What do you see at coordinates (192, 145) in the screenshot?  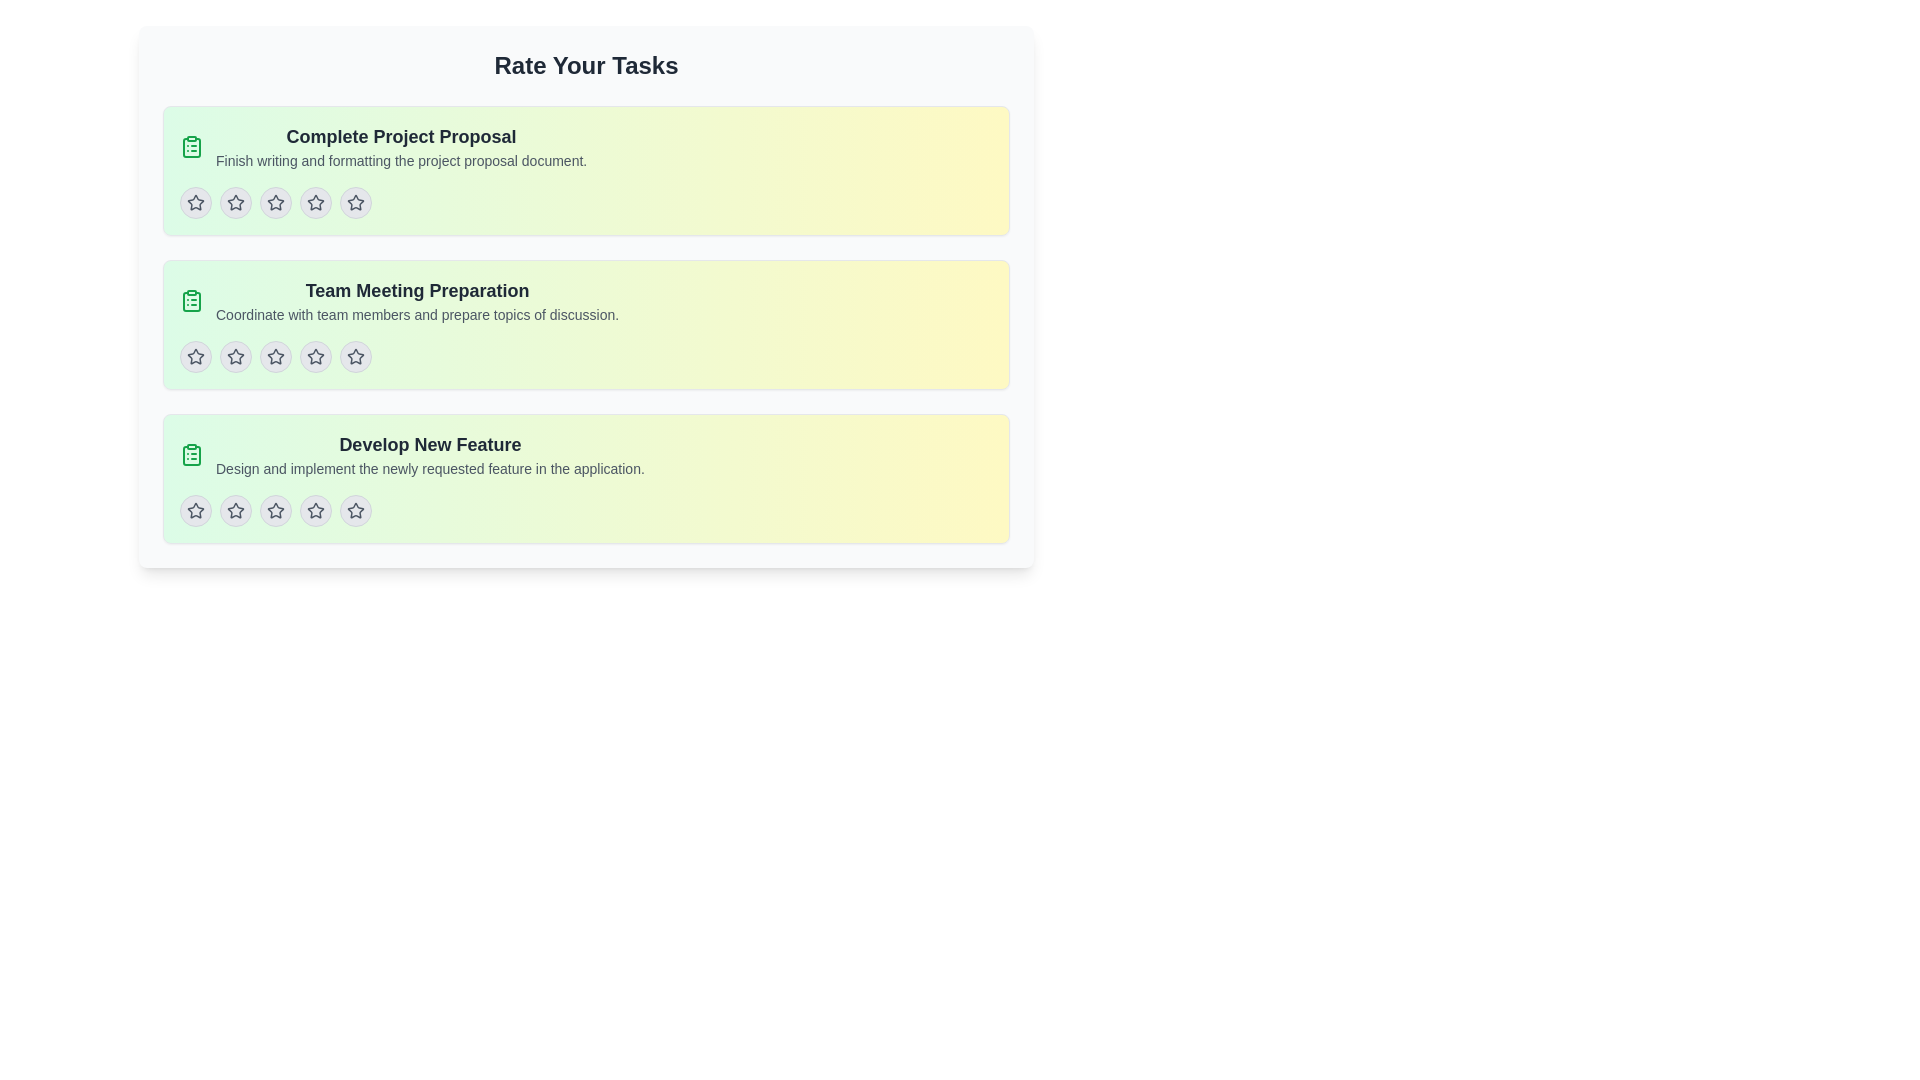 I see `the icon that serves as a visual marker for the task titled 'Complete Project Proposal', which is positioned to the left of the task title` at bounding box center [192, 145].